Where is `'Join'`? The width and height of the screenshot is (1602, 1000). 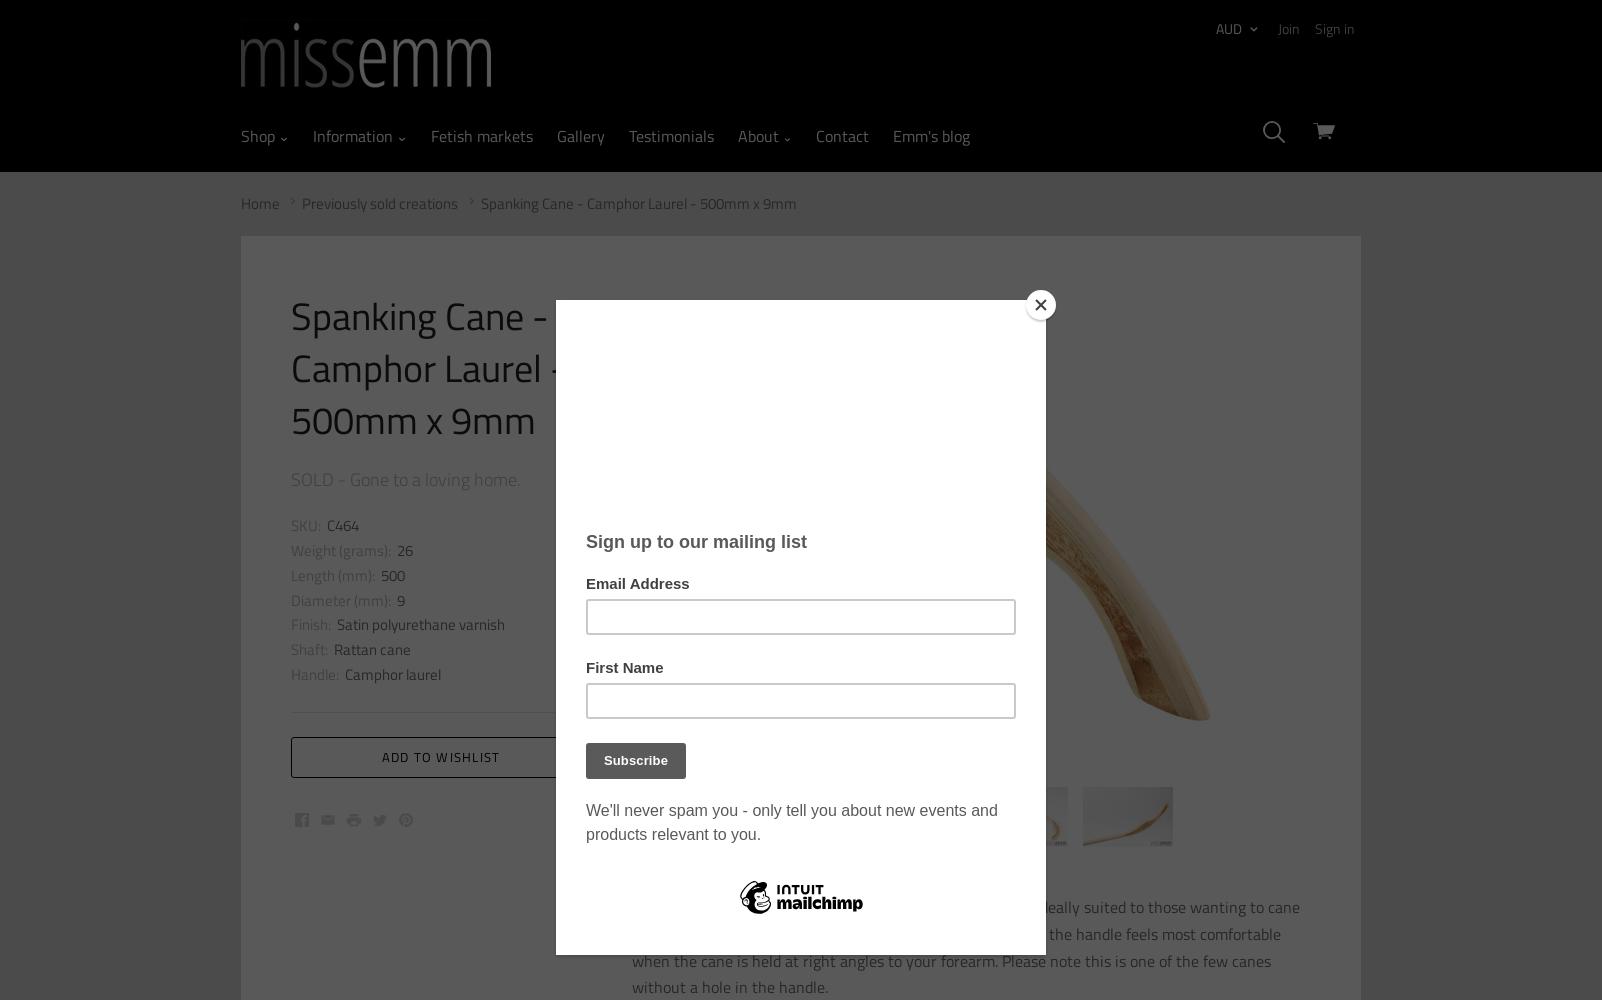 'Join' is located at coordinates (1278, 28).